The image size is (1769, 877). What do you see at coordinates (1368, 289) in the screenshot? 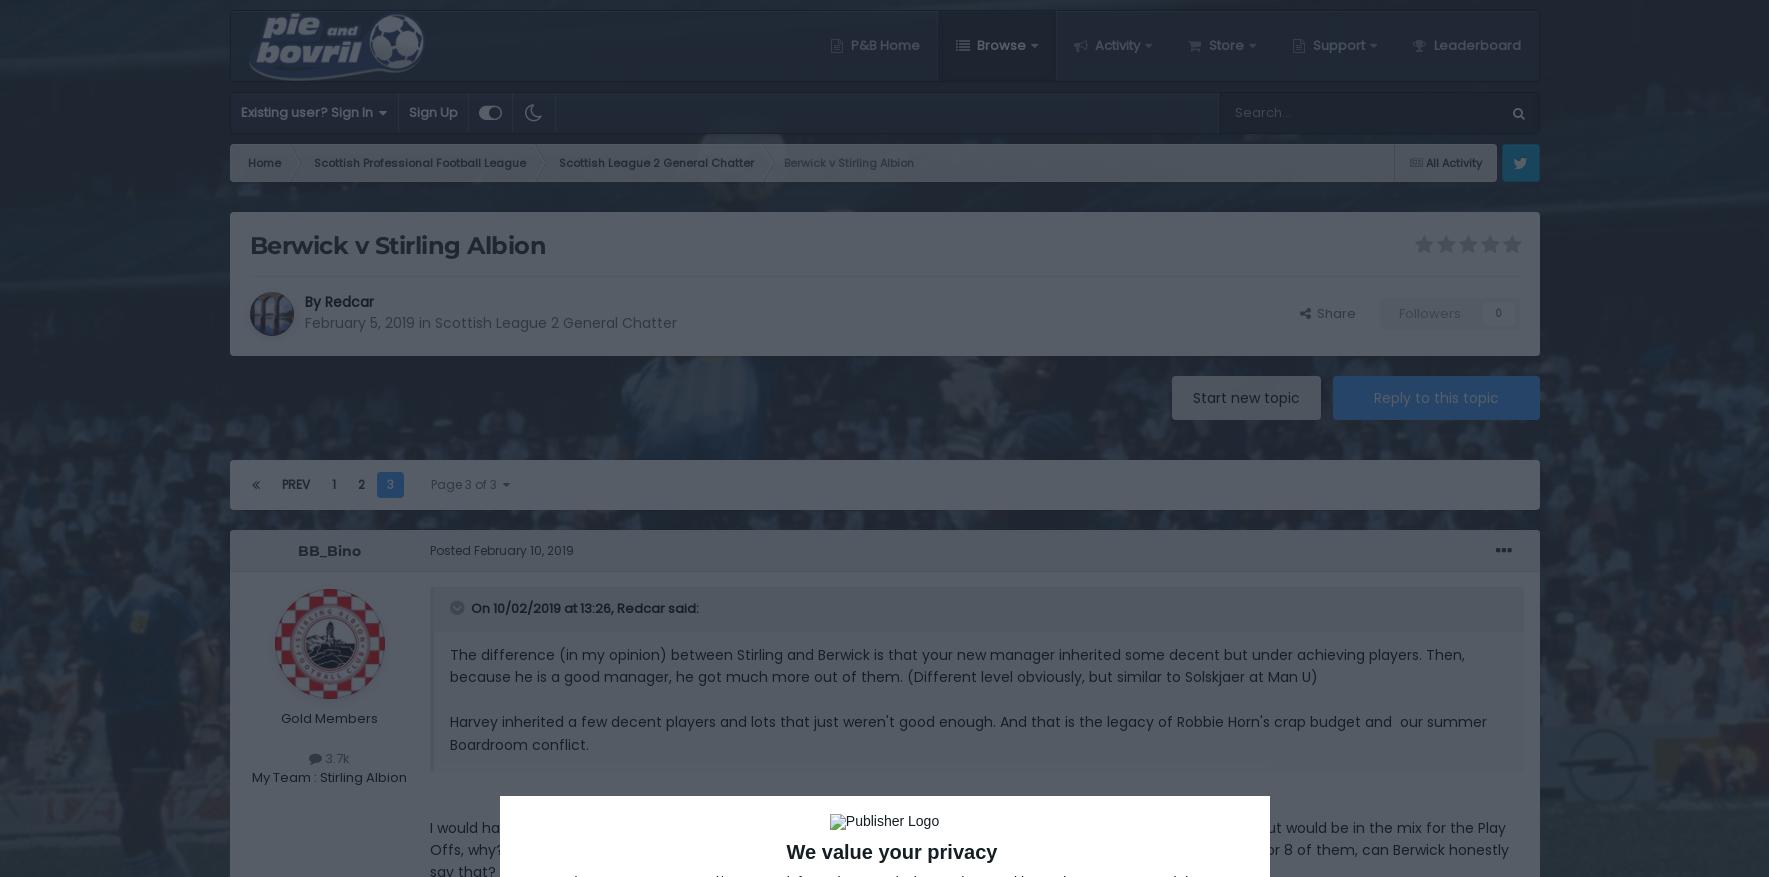
I see `'Topics'` at bounding box center [1368, 289].